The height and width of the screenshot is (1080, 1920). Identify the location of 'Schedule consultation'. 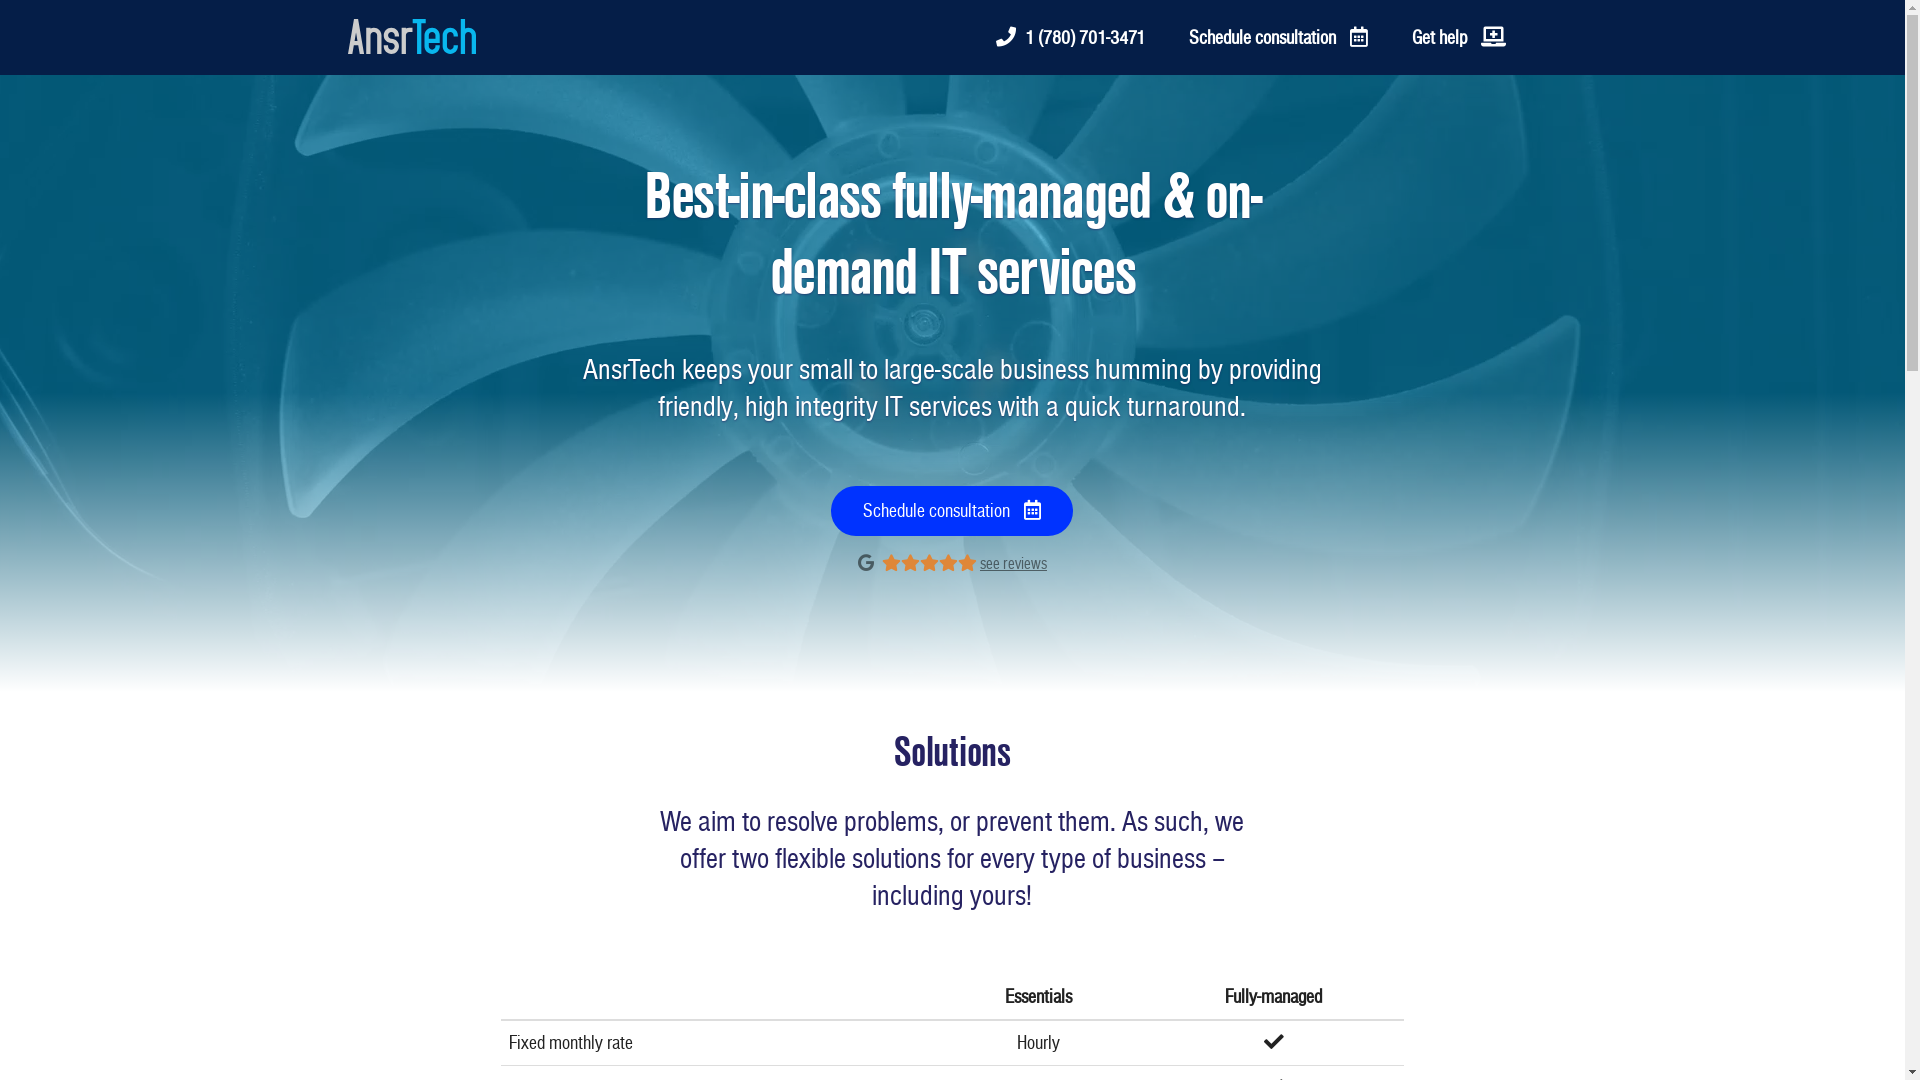
(1276, 38).